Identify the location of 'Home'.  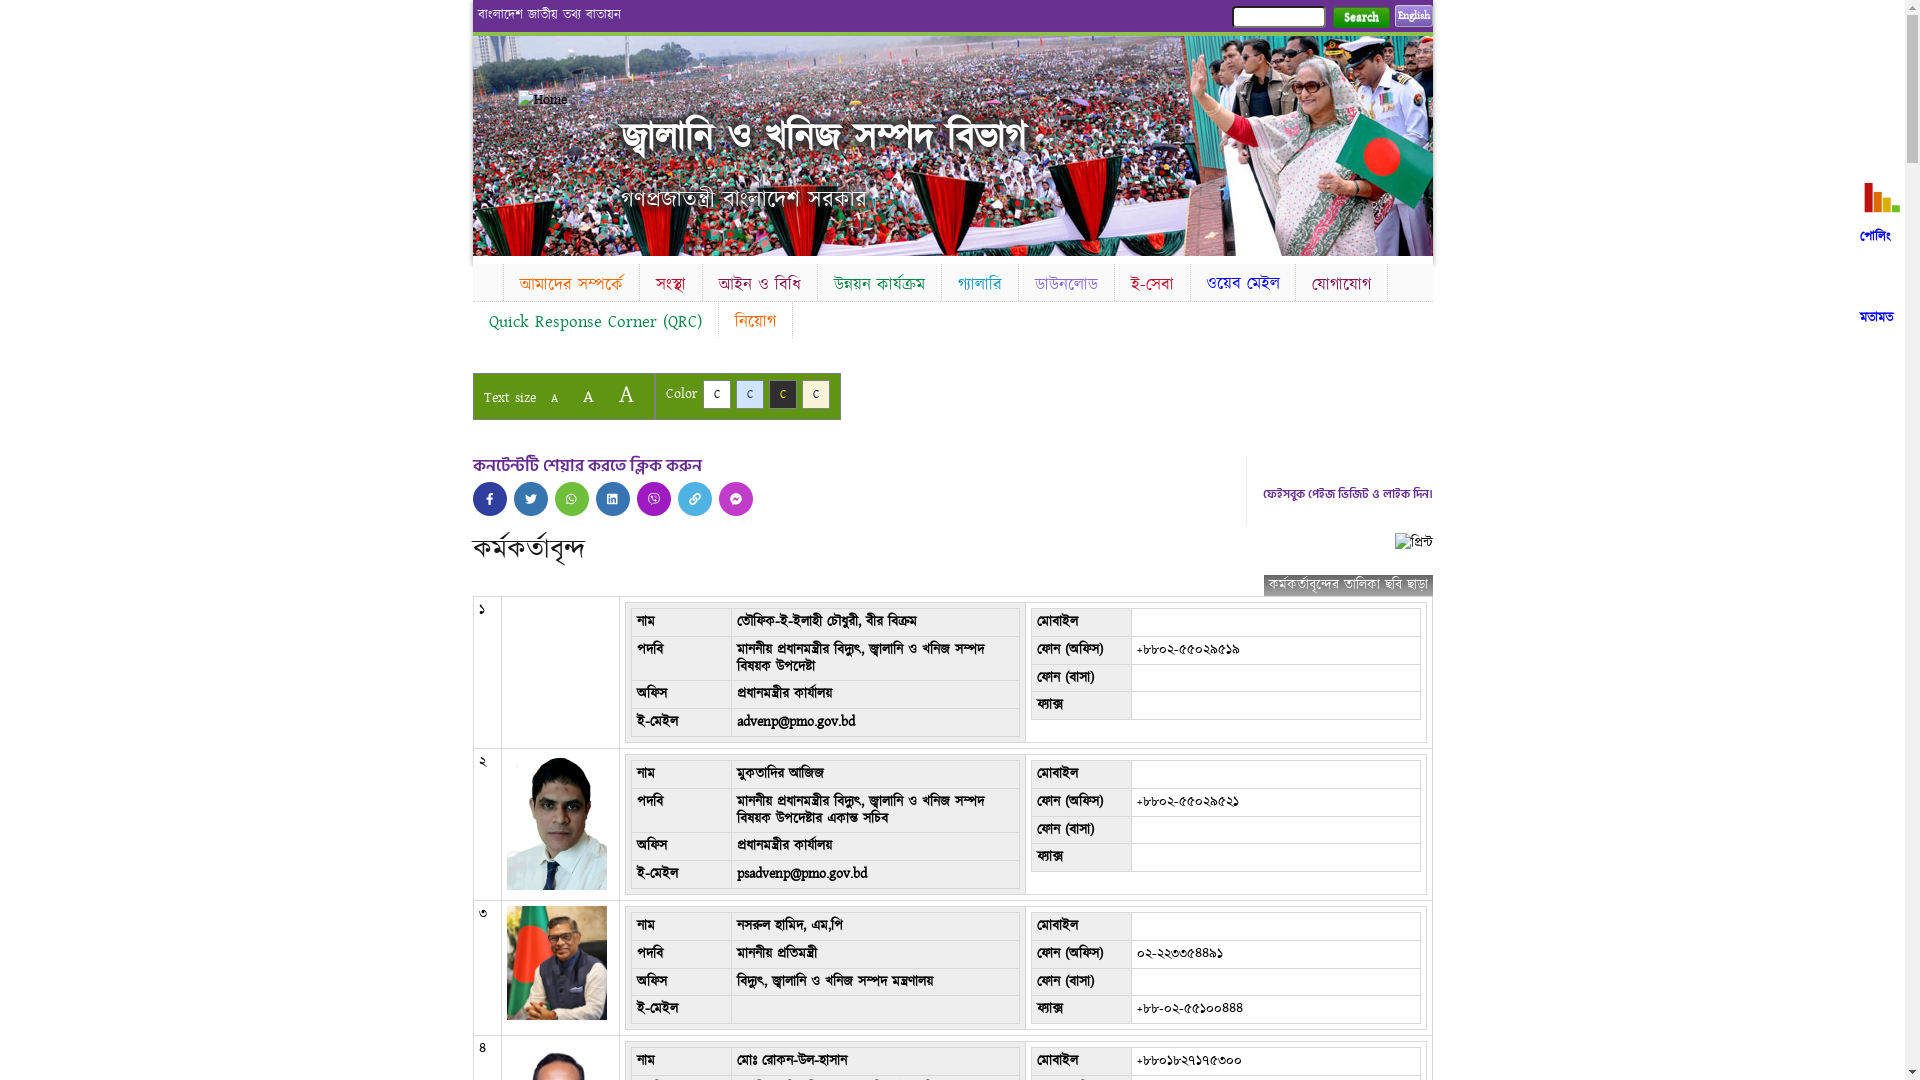
(486, 280).